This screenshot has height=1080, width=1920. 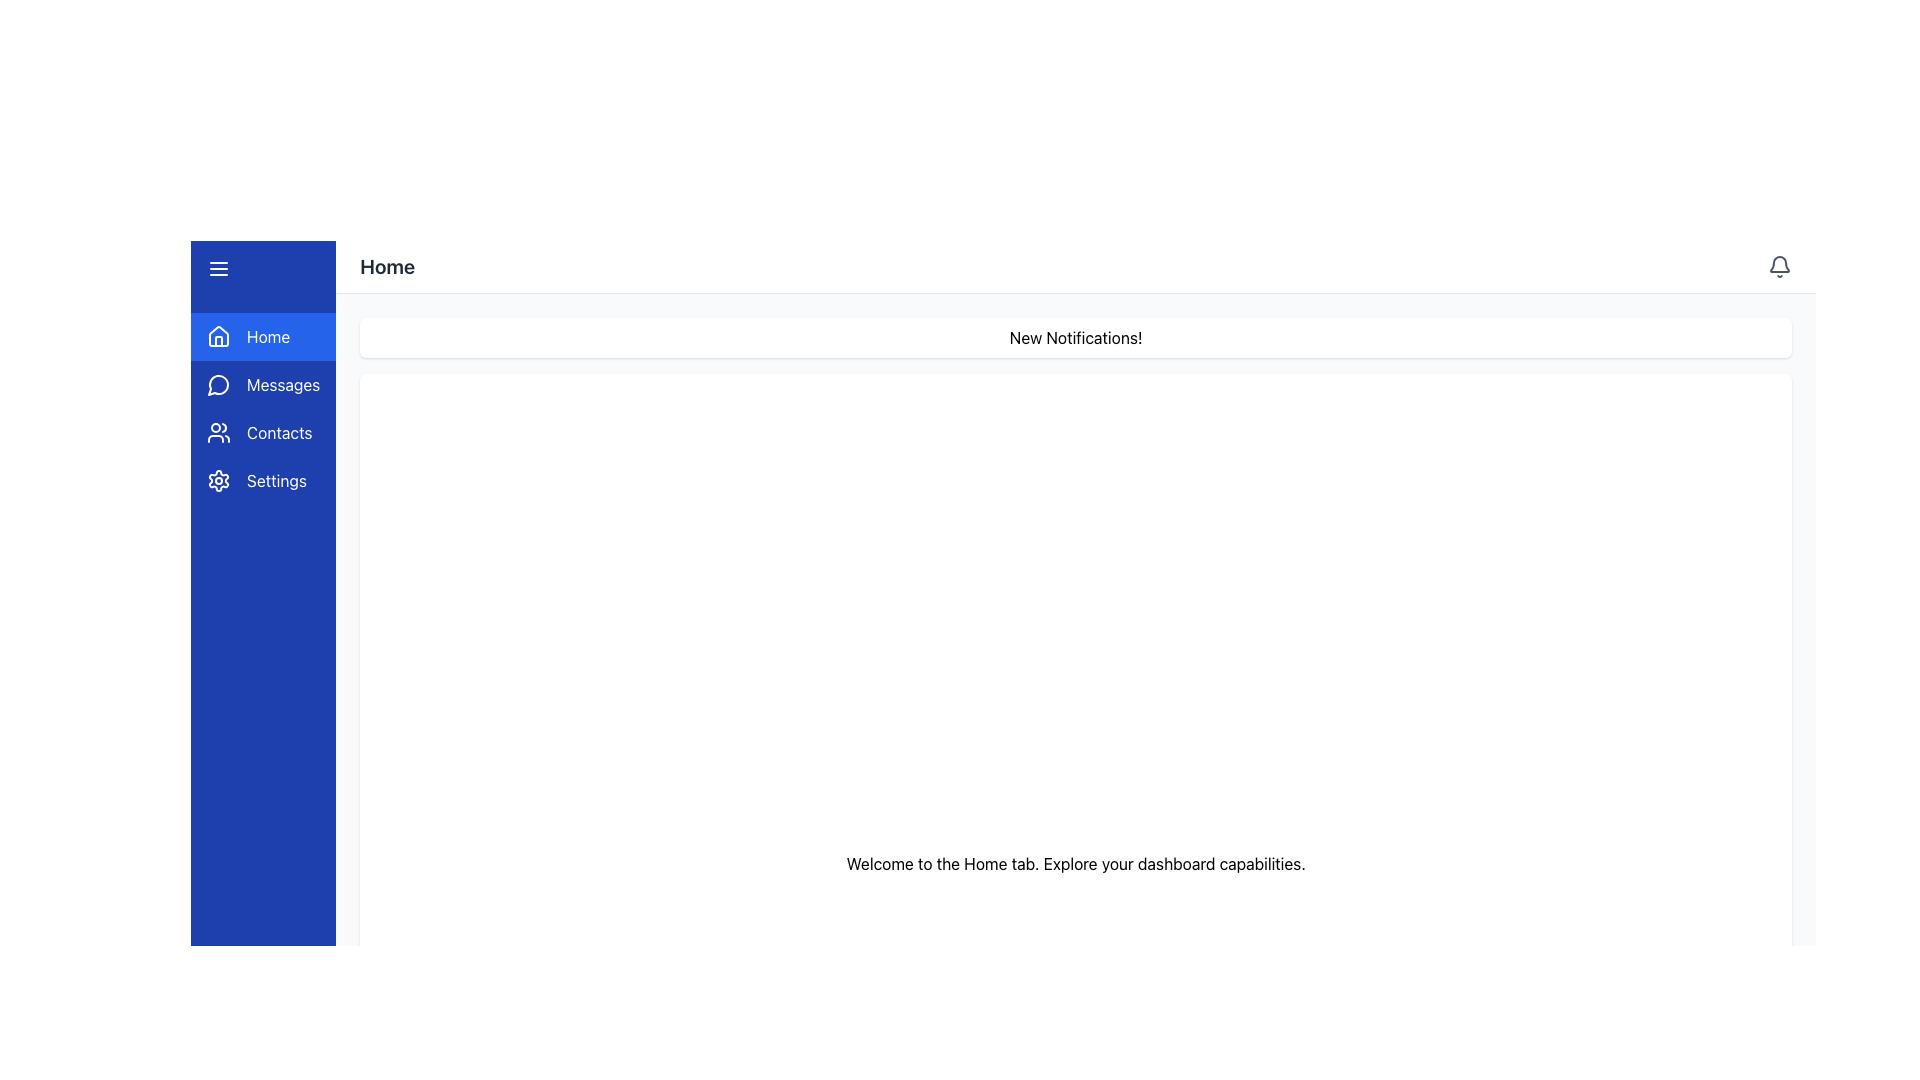 What do you see at coordinates (267, 335) in the screenshot?
I see `the 'Home' label on the left sidebar menu` at bounding box center [267, 335].